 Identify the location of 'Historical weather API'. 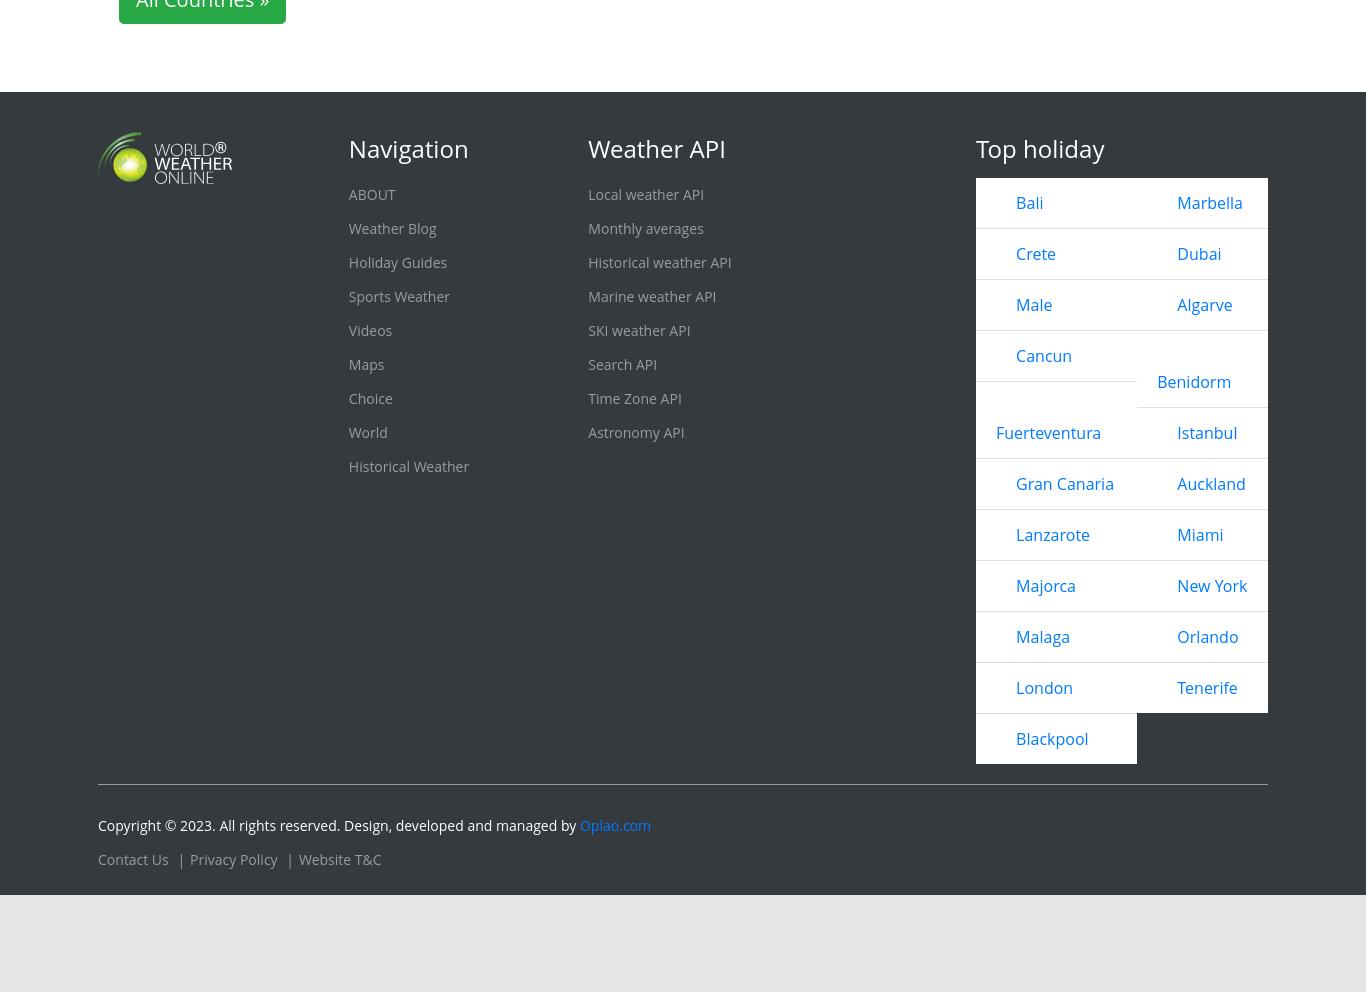
(658, 260).